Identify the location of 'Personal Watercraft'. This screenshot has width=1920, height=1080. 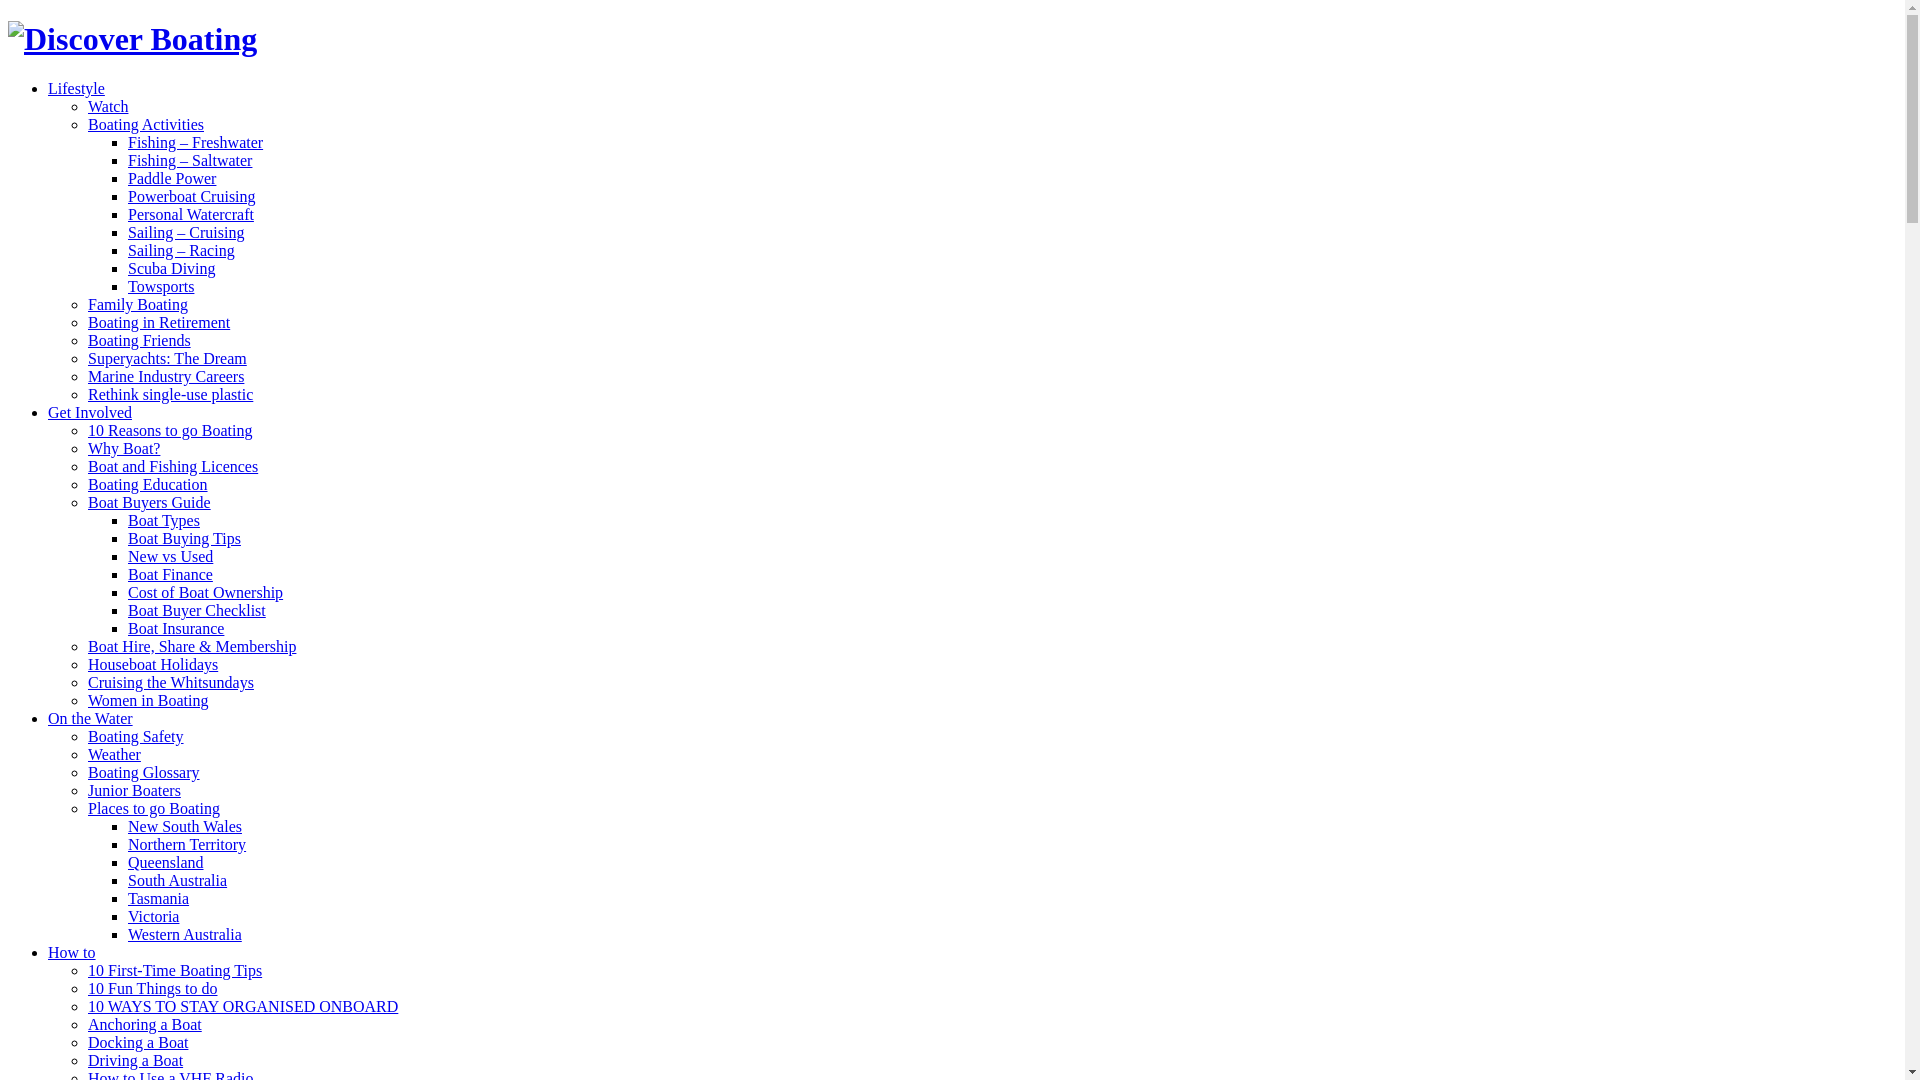
(191, 214).